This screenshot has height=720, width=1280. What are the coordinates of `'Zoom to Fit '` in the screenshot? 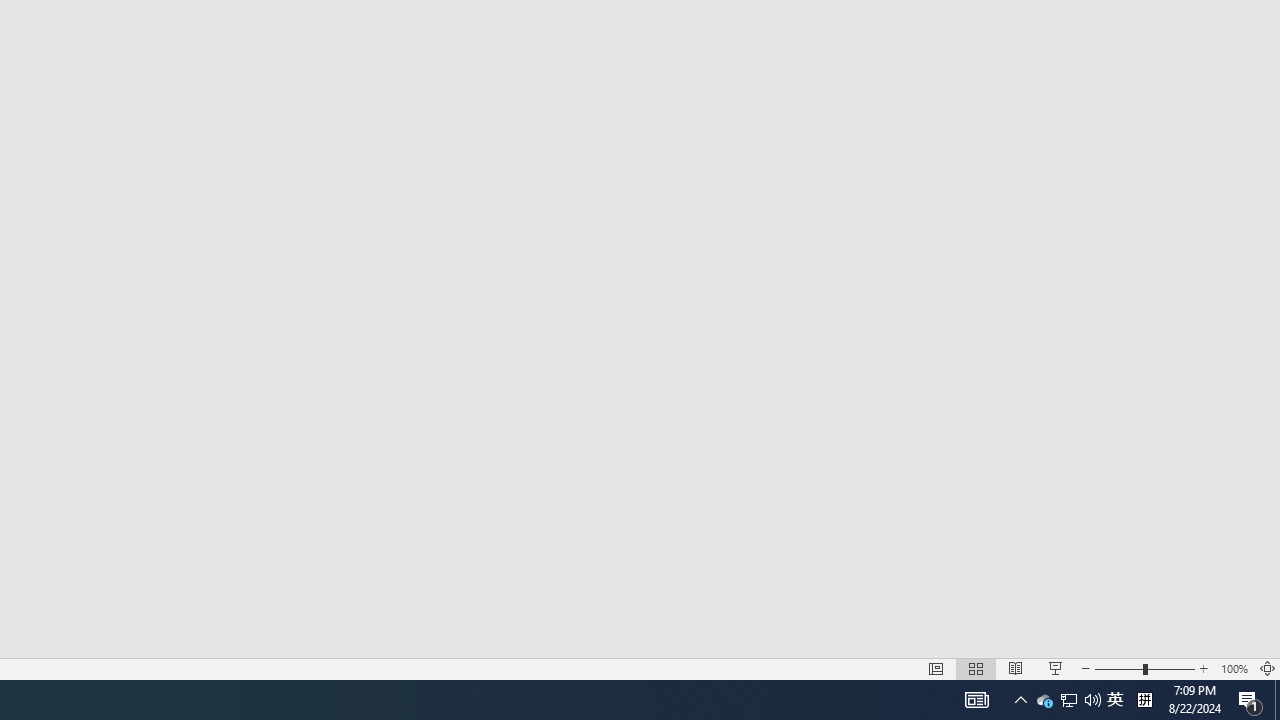 It's located at (1266, 669).